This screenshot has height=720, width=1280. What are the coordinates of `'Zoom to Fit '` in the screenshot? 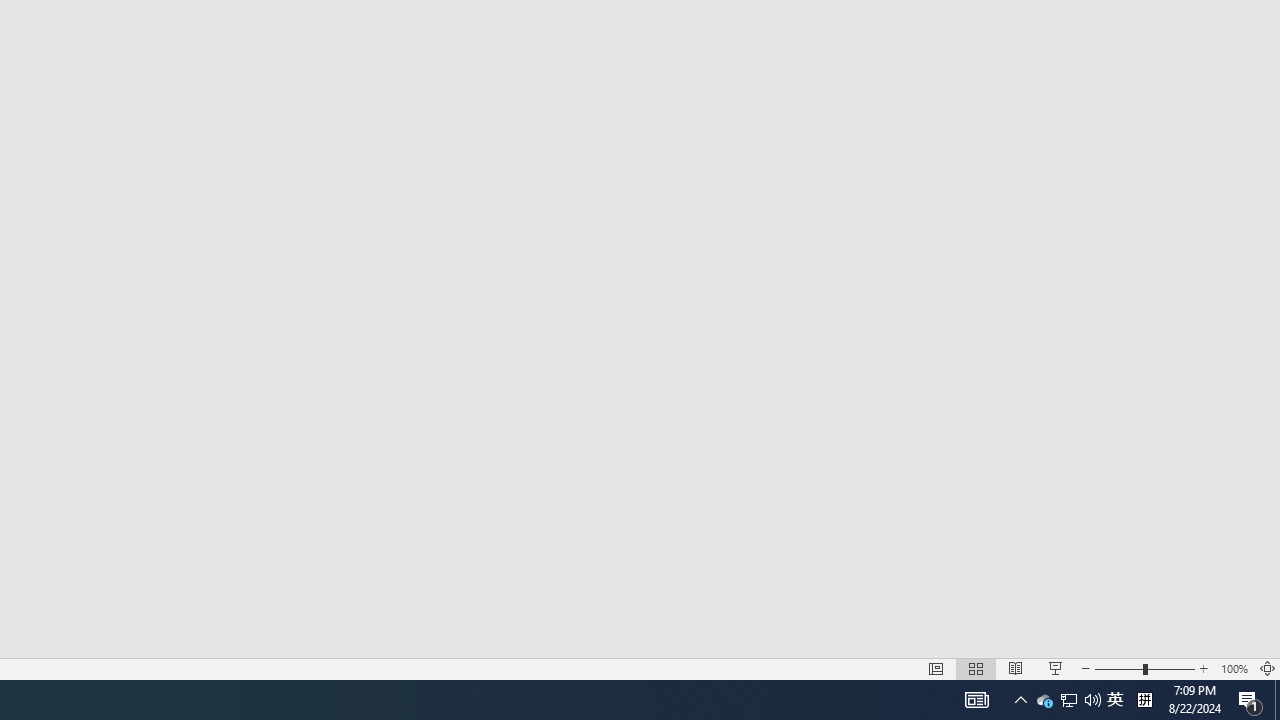 It's located at (1266, 669).